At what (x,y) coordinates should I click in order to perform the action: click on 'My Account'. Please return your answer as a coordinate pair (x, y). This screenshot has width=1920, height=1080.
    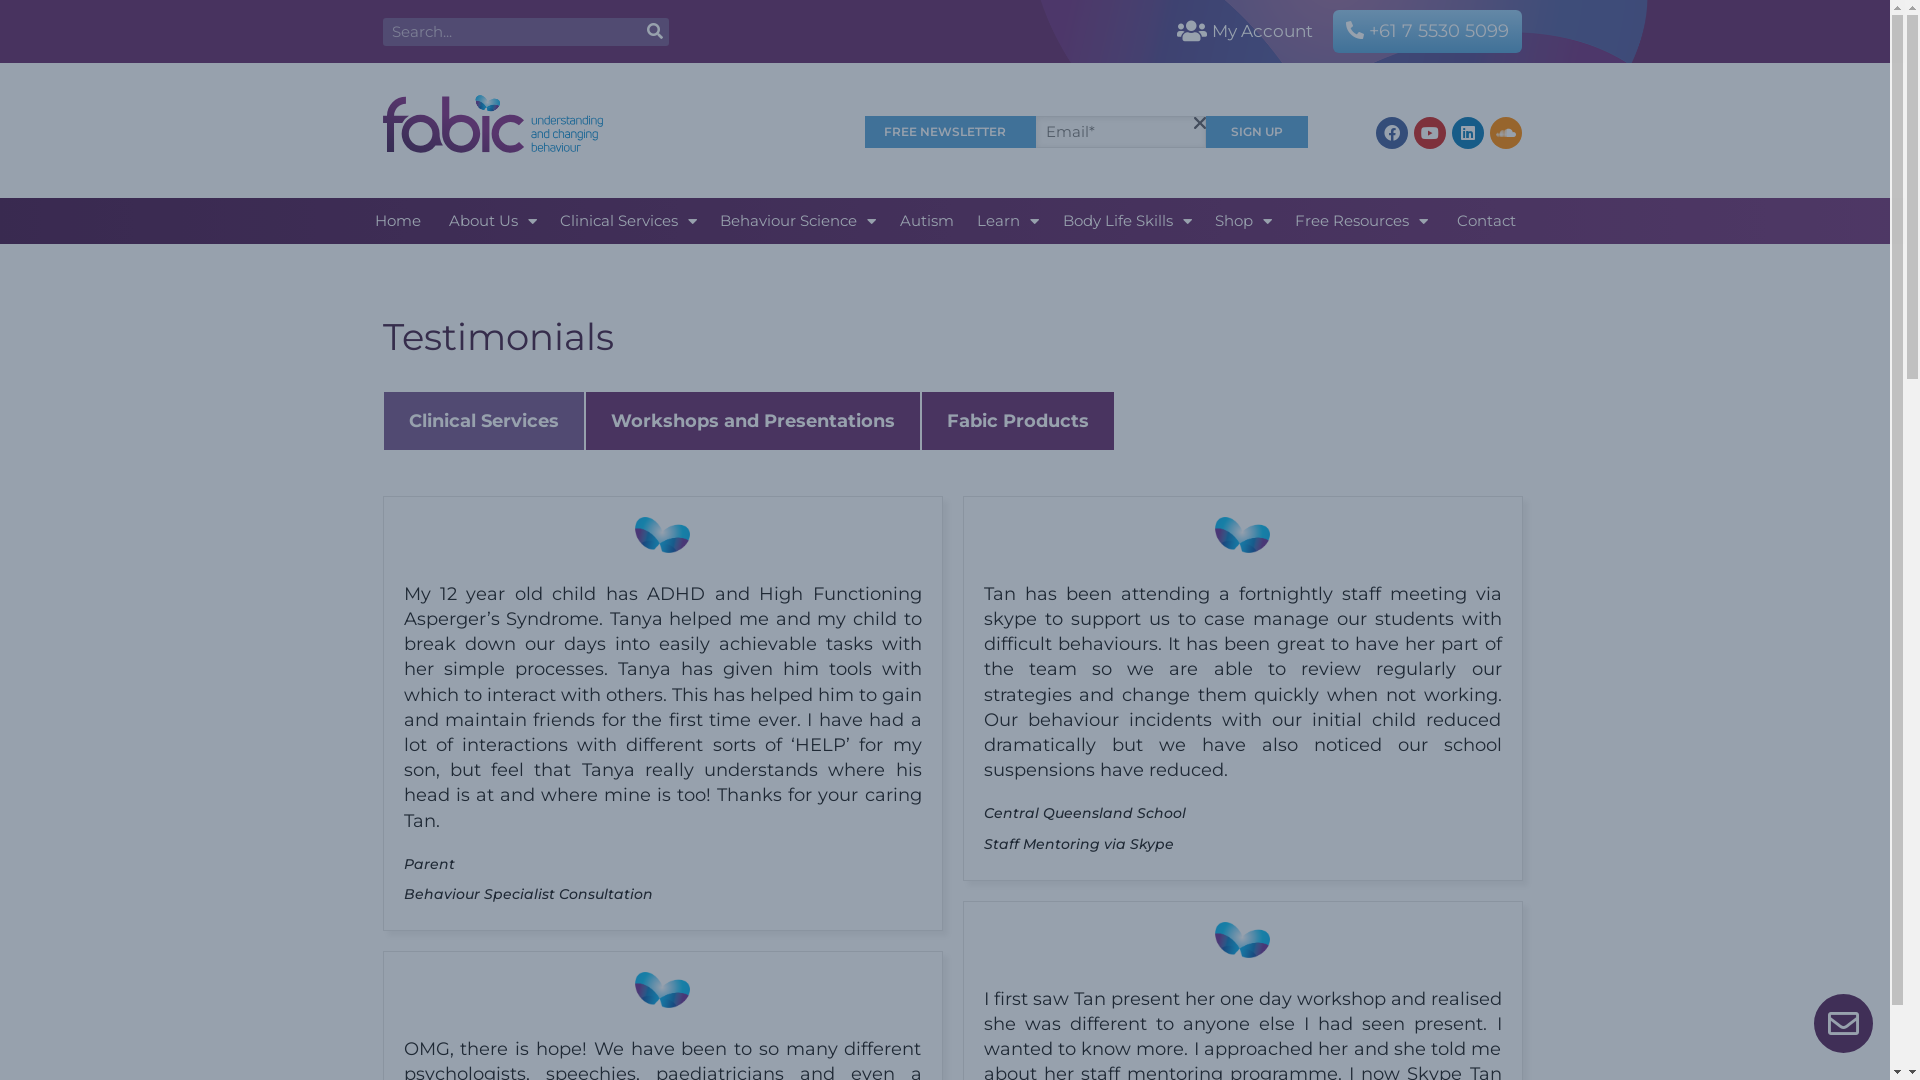
    Looking at the image, I should click on (1261, 30).